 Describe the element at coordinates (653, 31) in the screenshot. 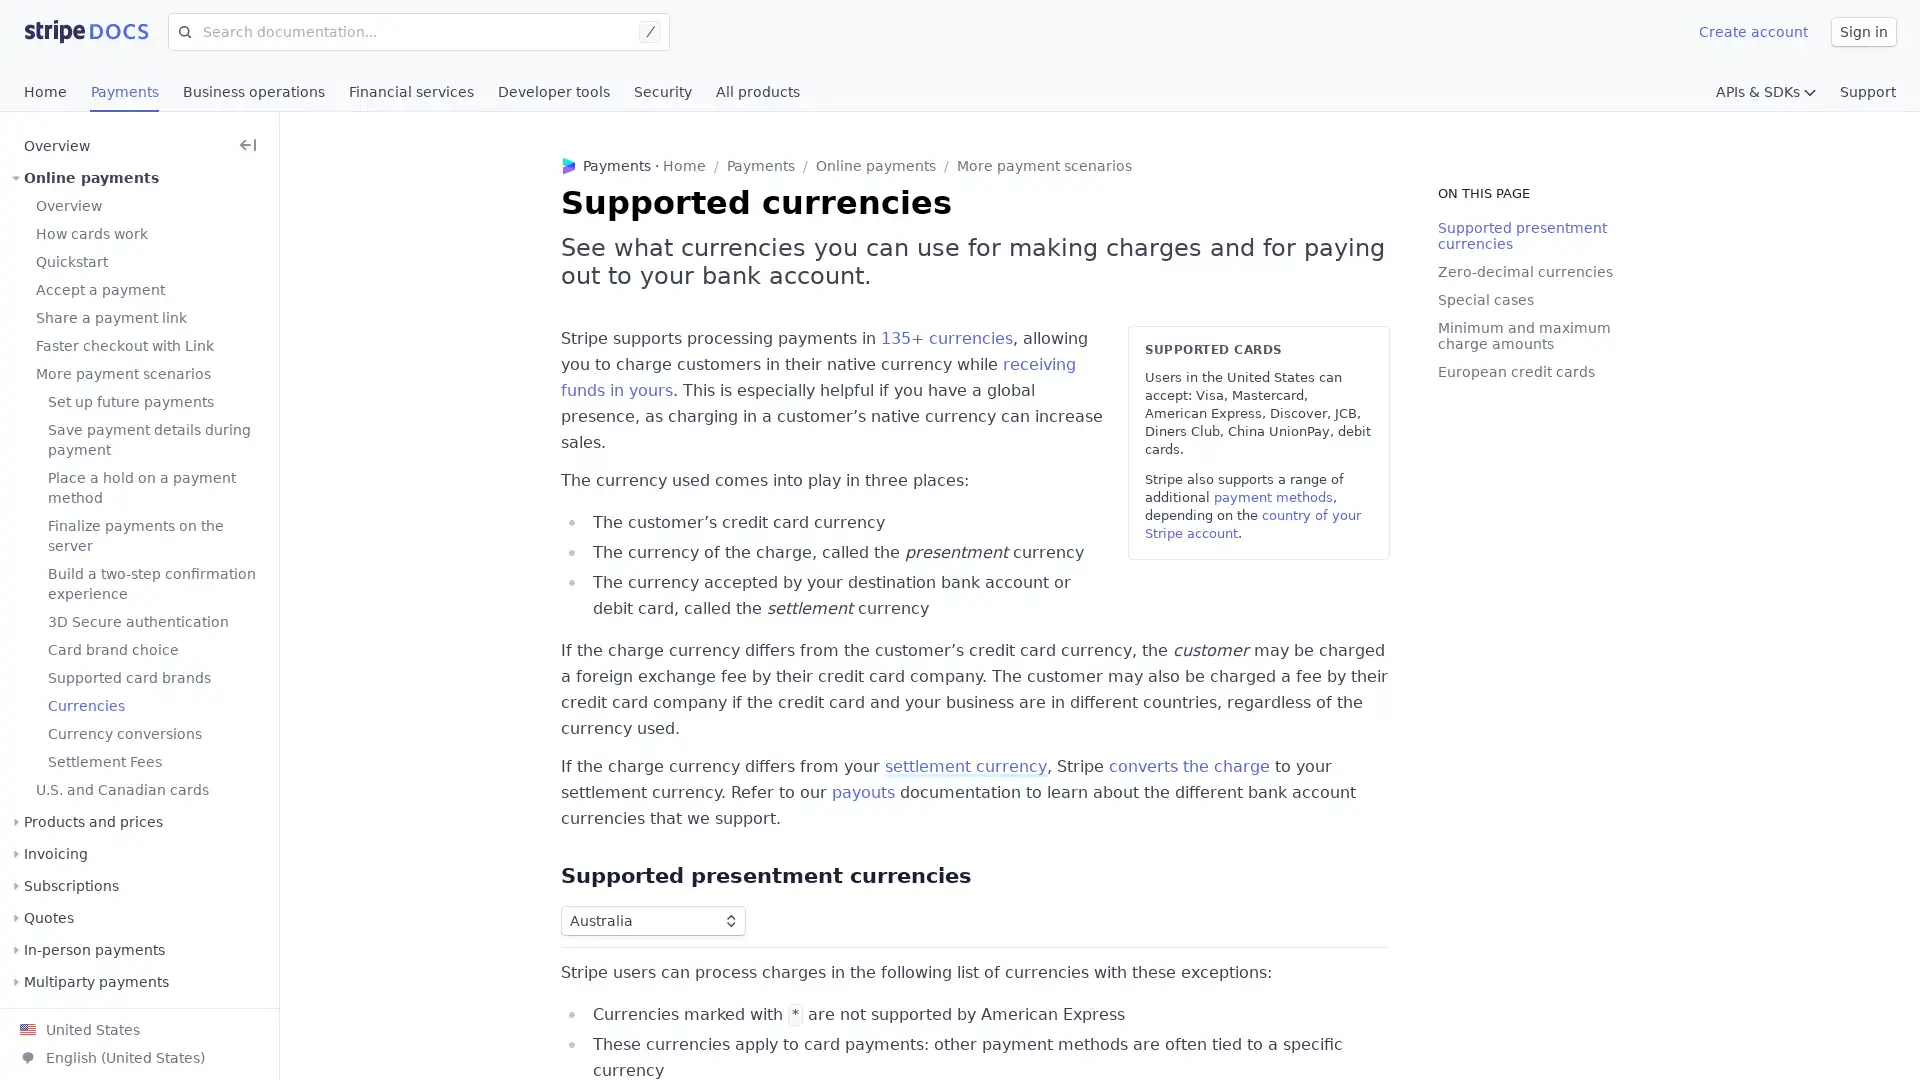

I see `Forward slash keyboard shortcut` at that location.